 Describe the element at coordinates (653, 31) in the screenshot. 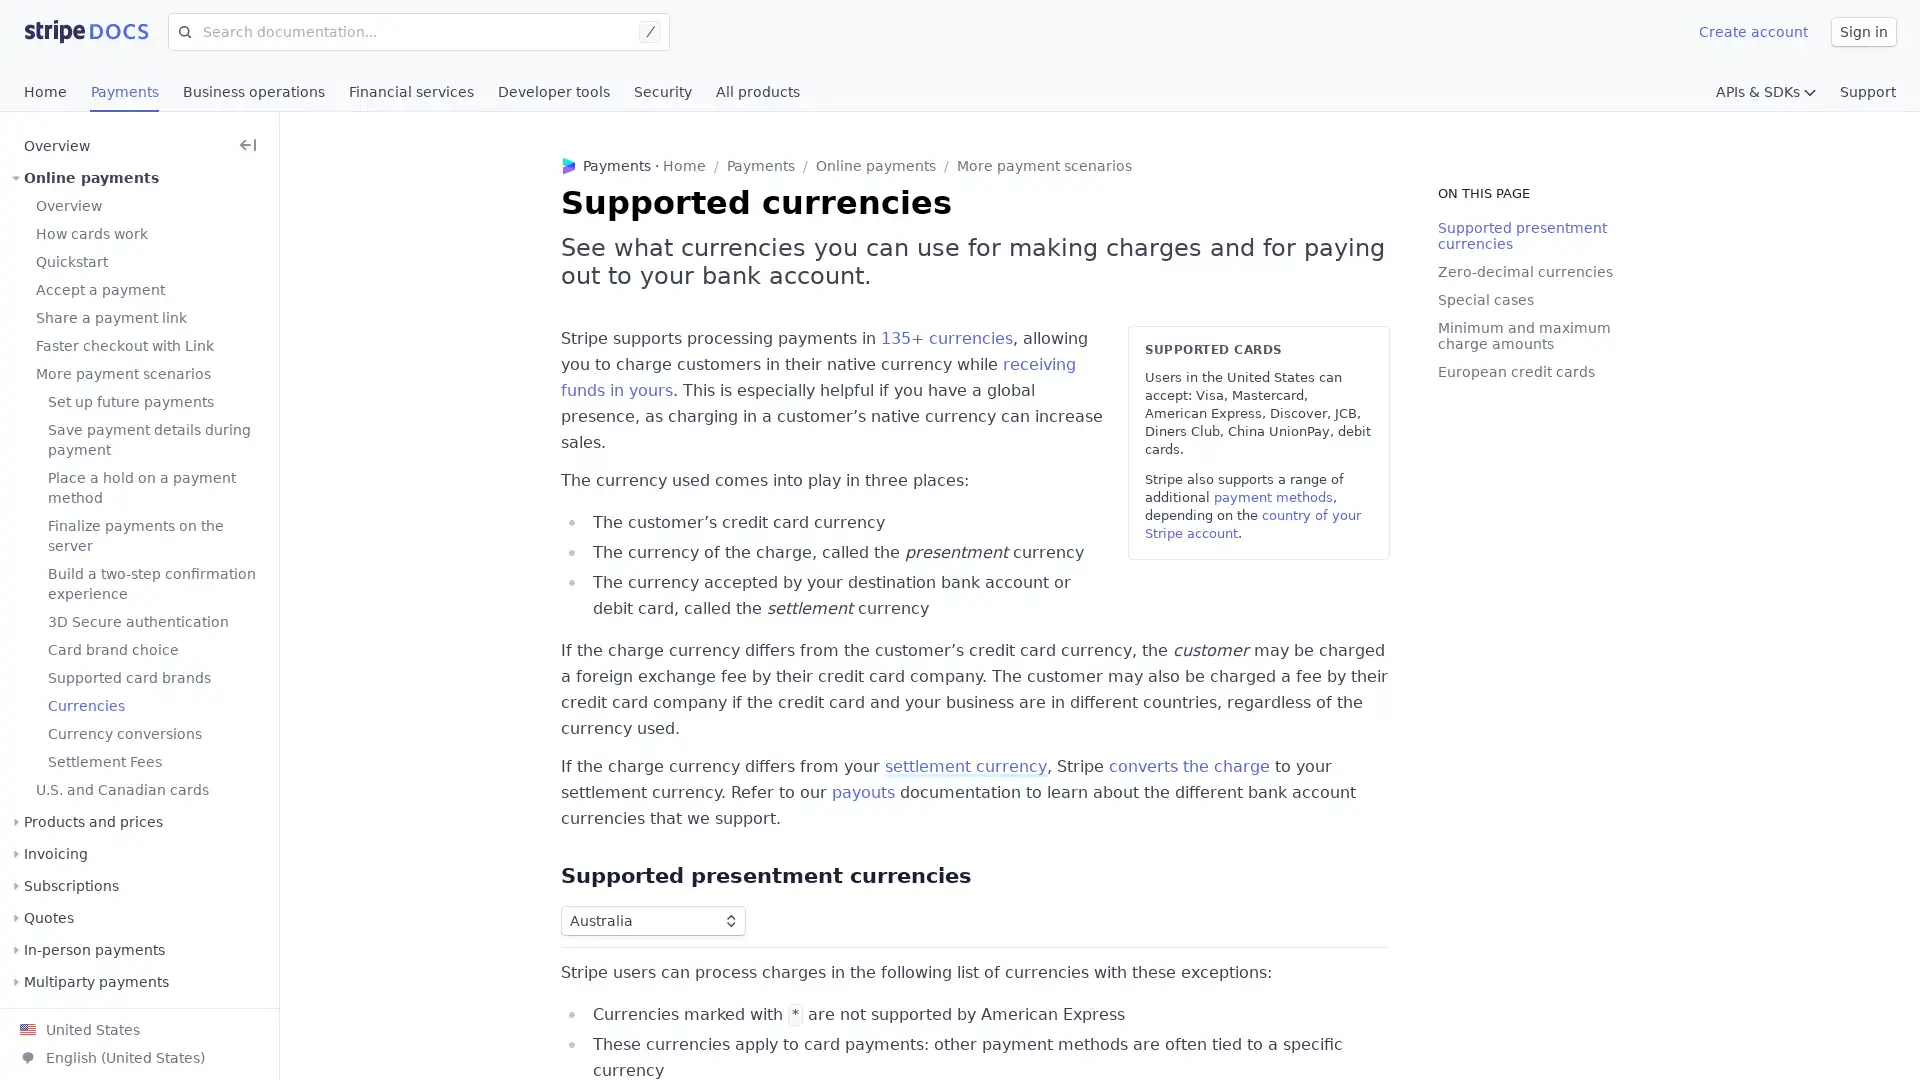

I see `Forward slash keyboard shortcut` at that location.